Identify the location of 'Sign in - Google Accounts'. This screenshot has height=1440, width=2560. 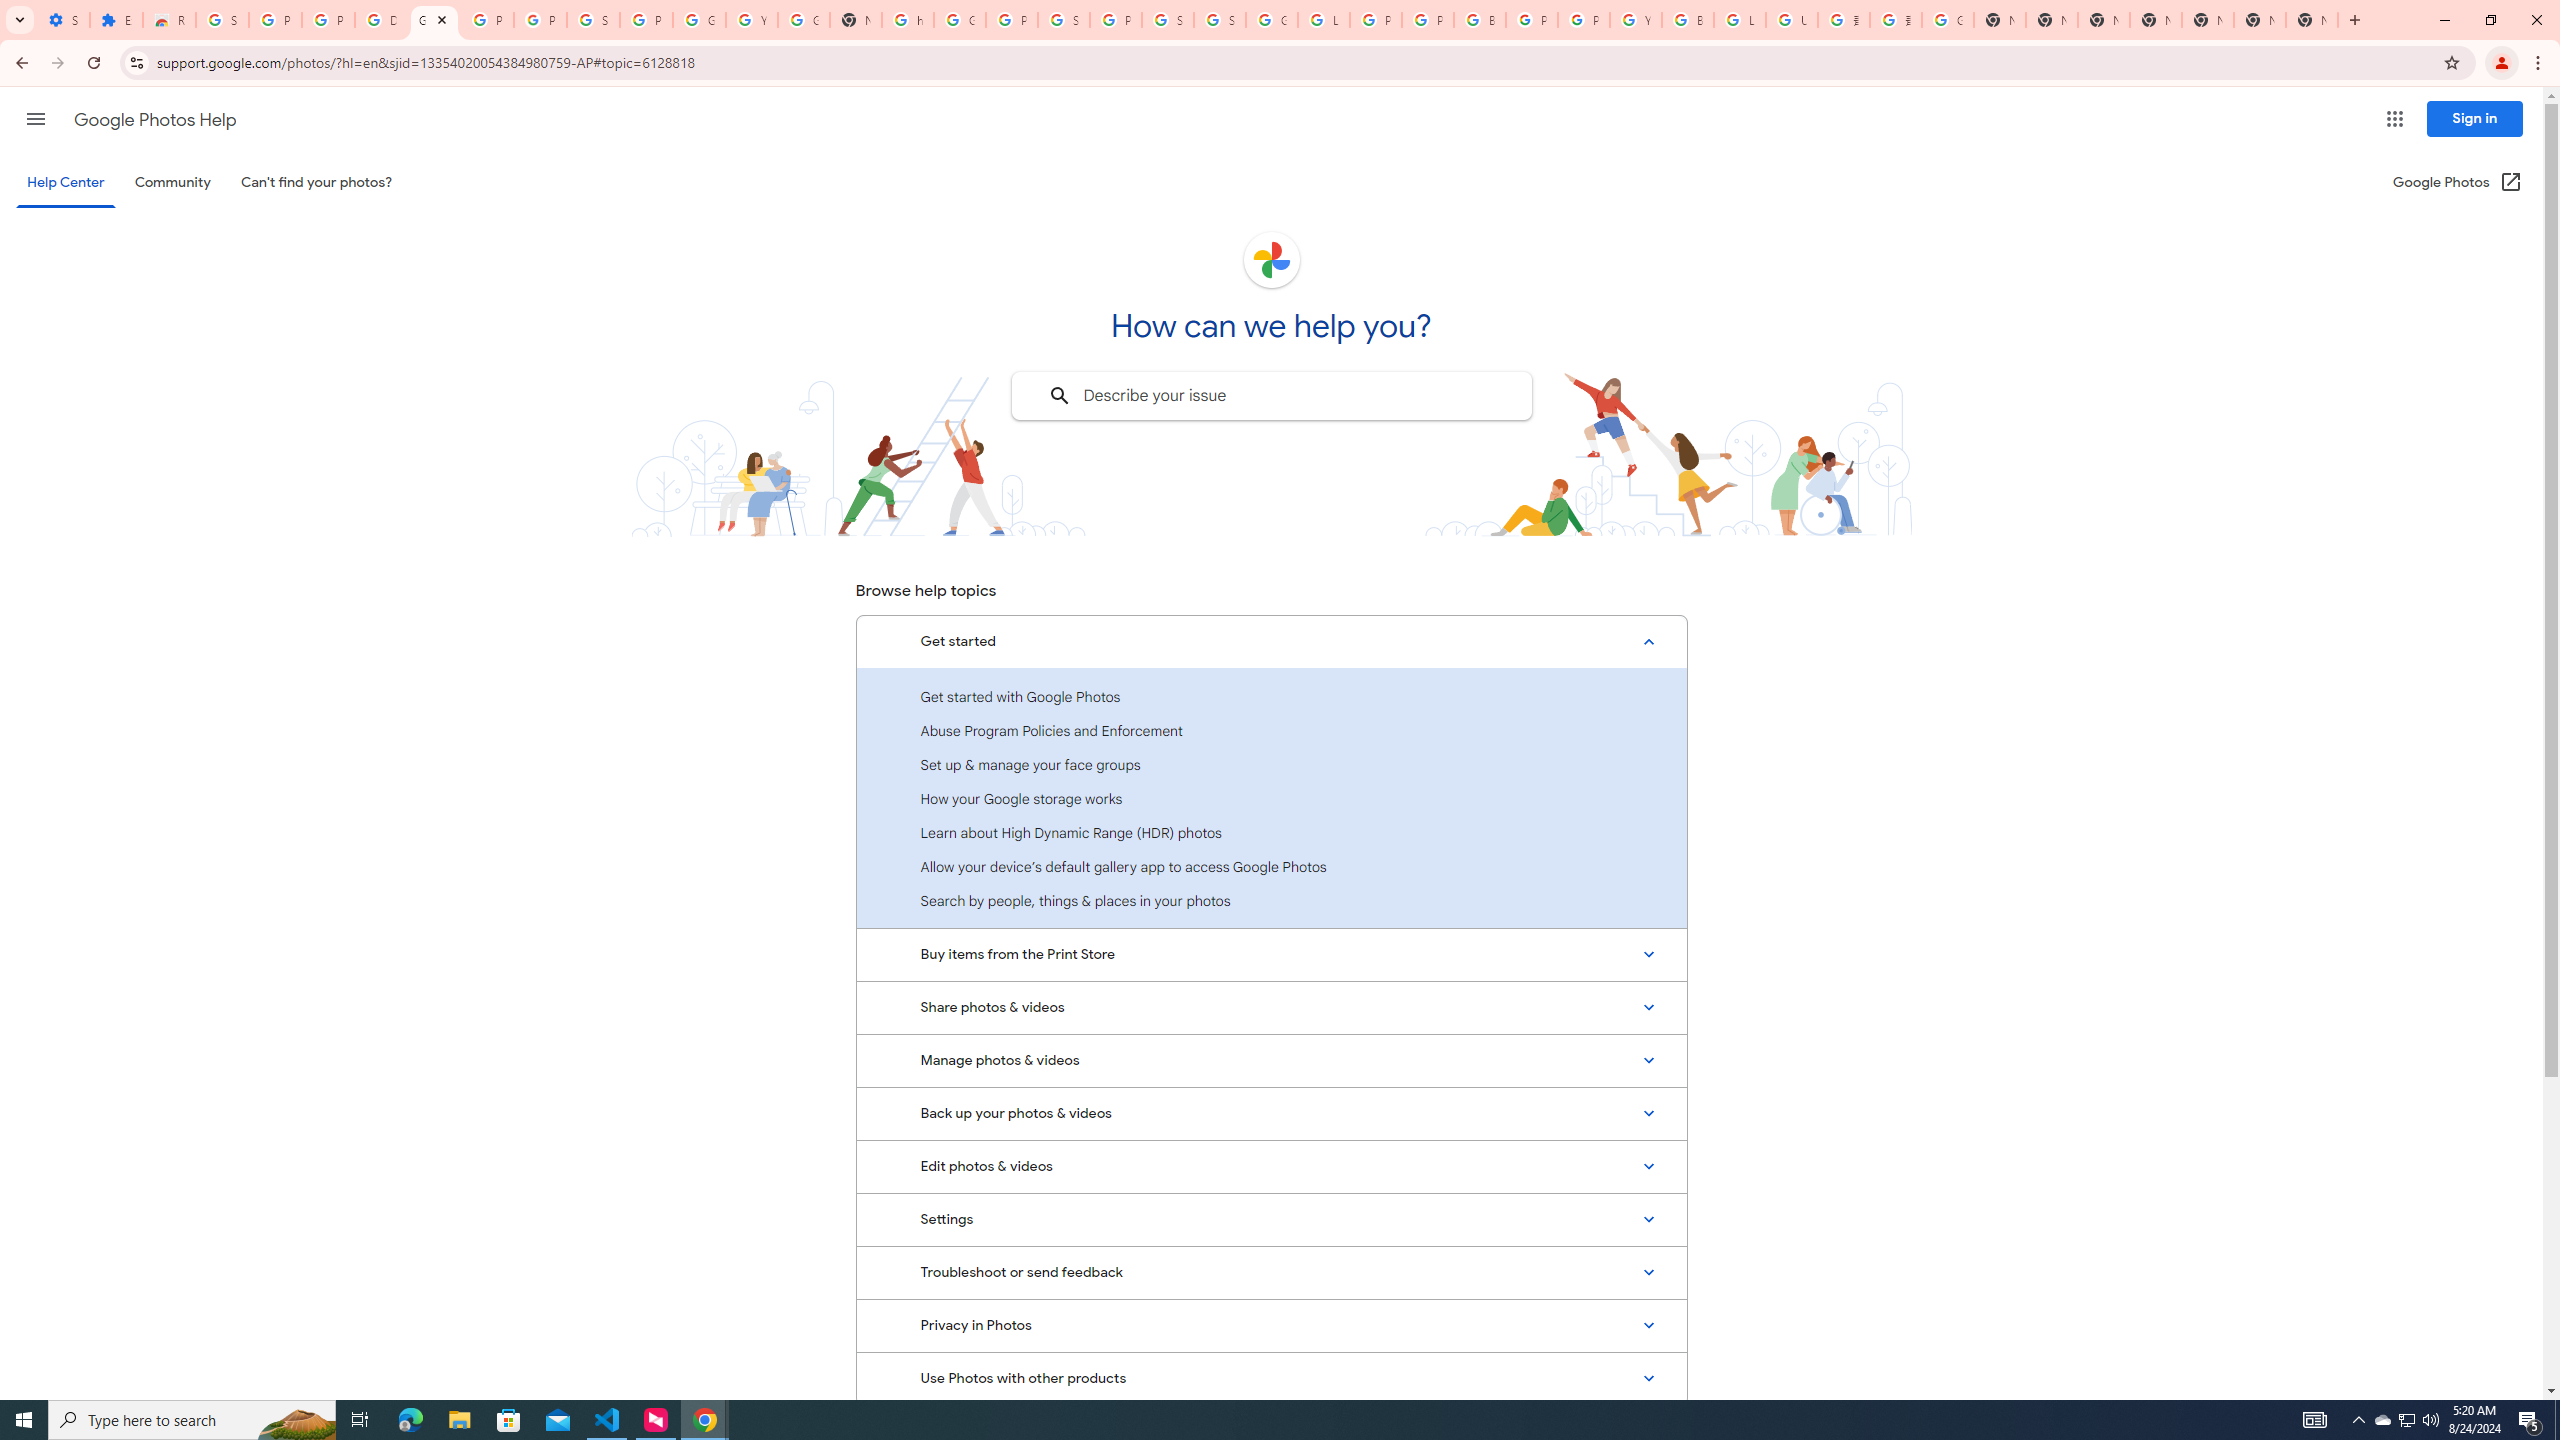
(1218, 19).